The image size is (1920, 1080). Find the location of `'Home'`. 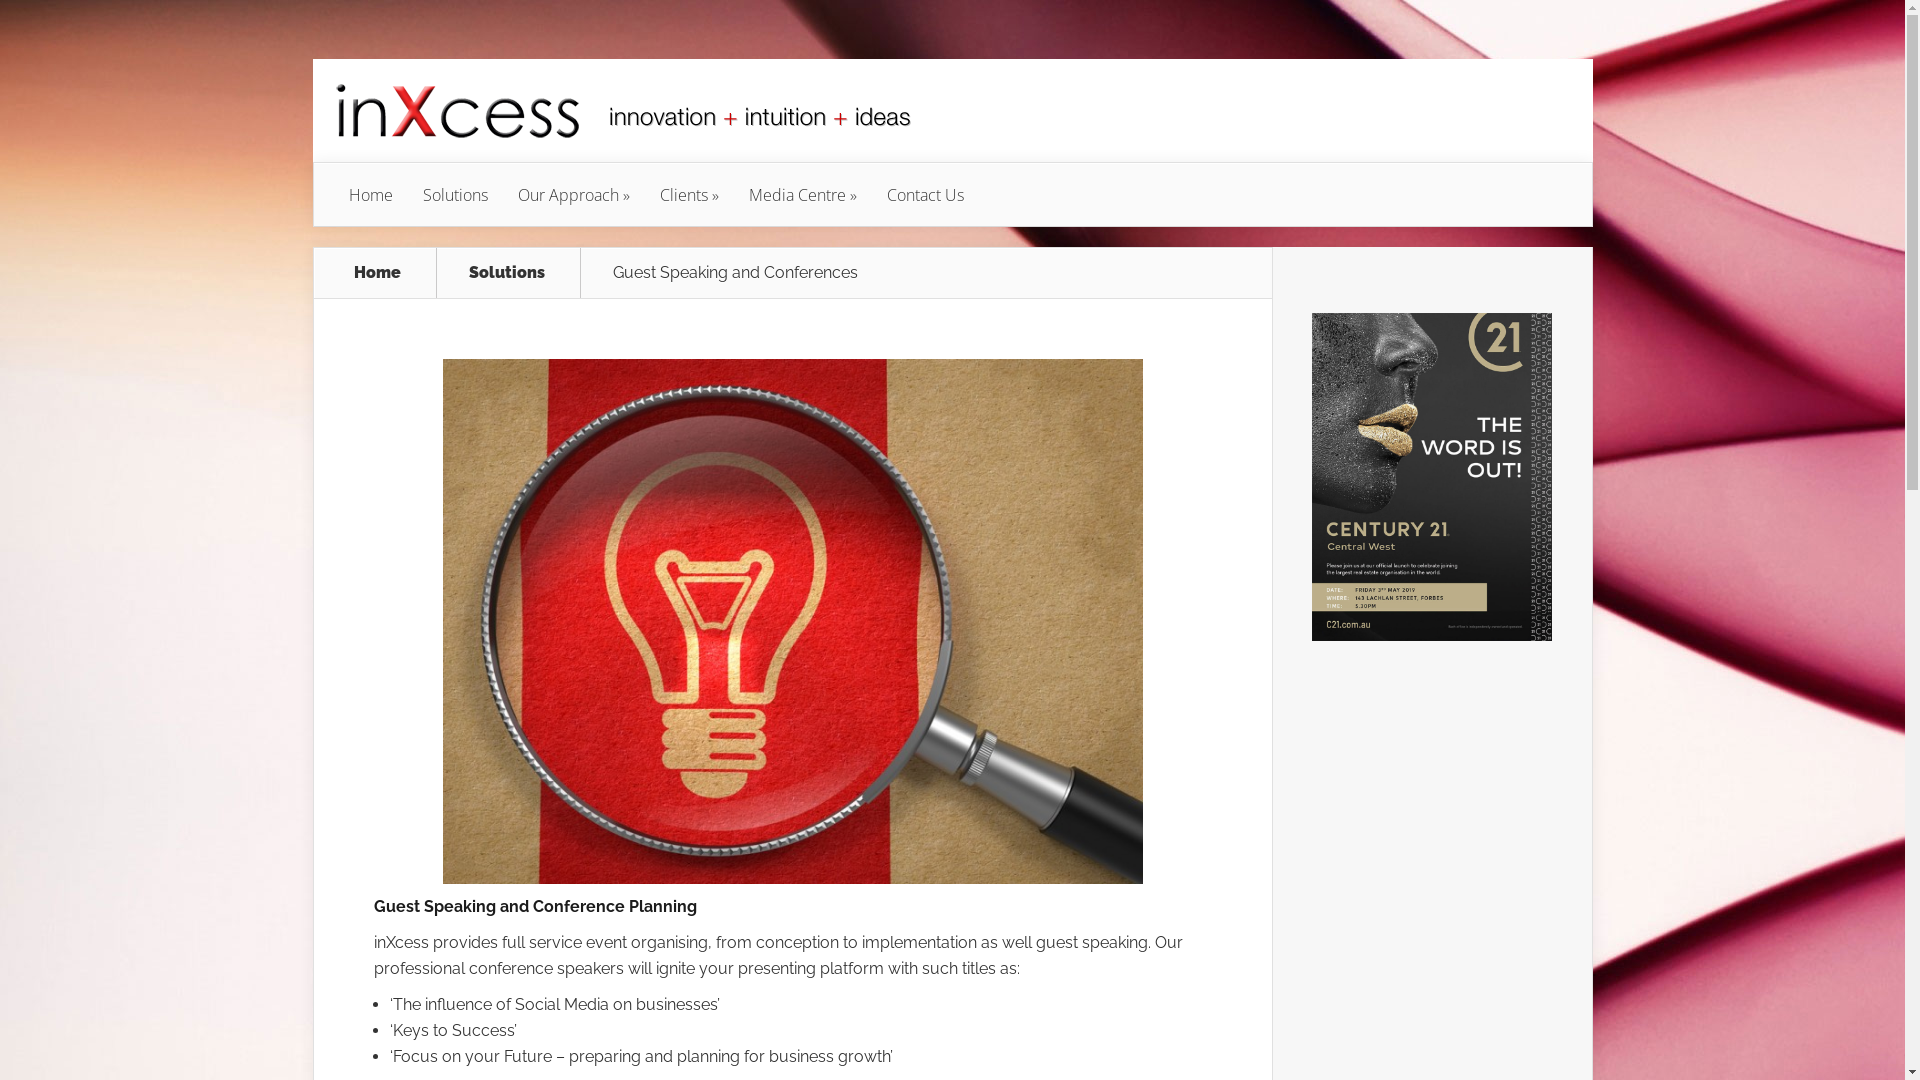

'Home' is located at coordinates (330, 273).